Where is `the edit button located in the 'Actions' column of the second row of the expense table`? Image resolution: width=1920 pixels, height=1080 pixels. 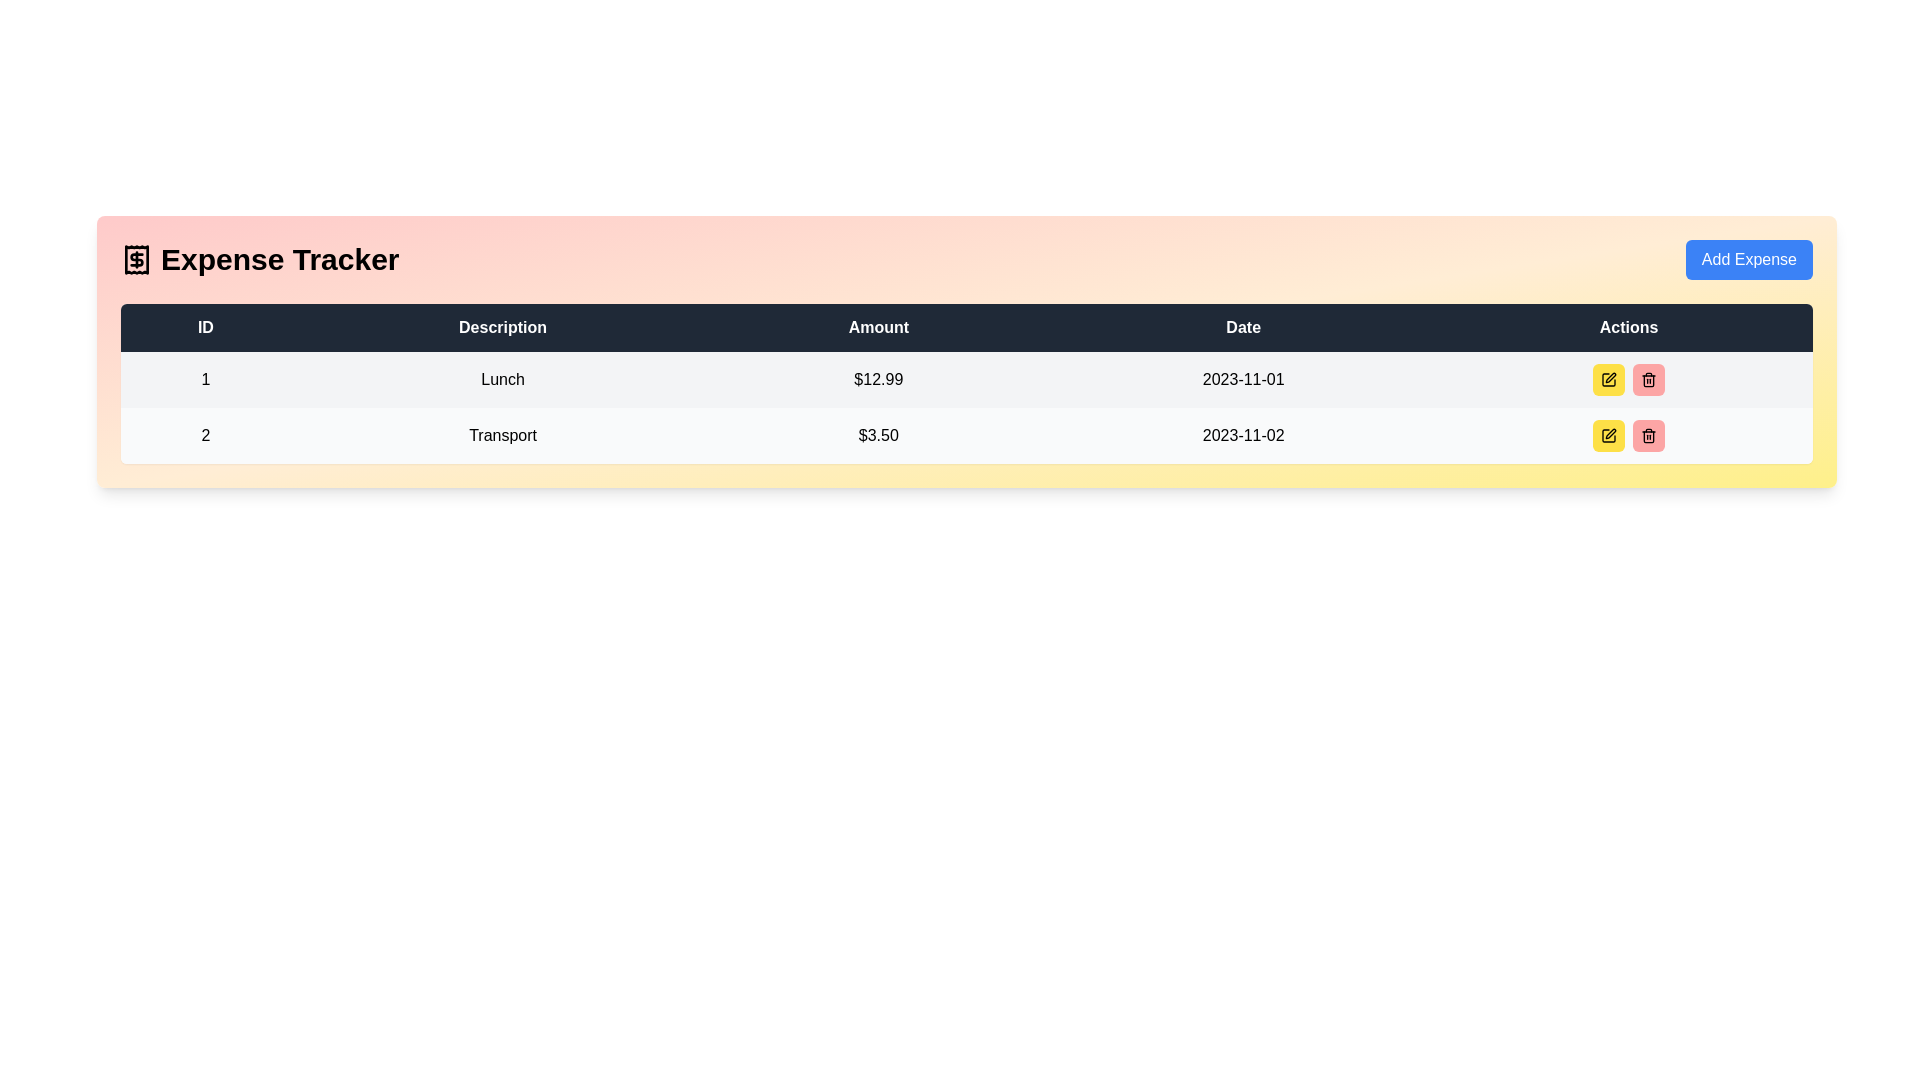
the edit button located in the 'Actions' column of the second row of the expense table is located at coordinates (1608, 434).